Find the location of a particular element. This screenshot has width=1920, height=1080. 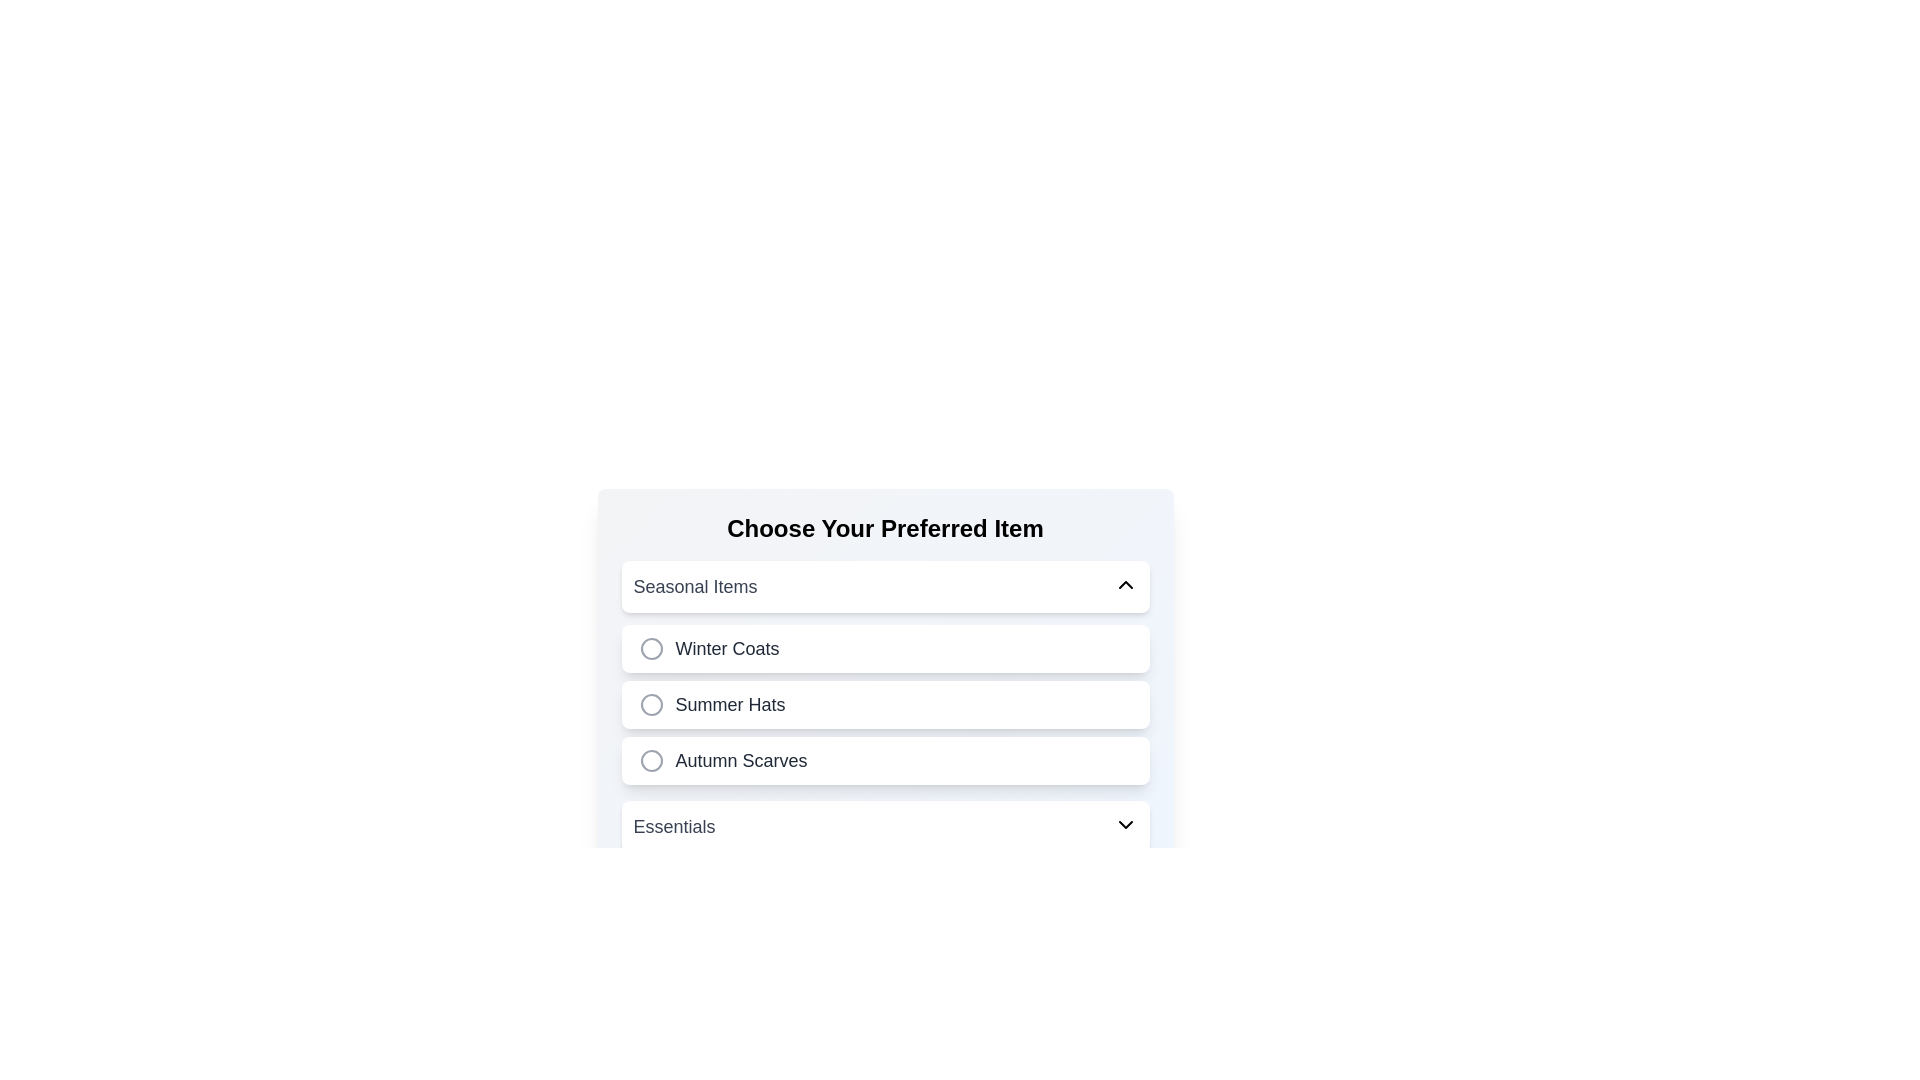

the unselected radio button with a gray border to the left of the text 'Autumn Scarves' in the 'Choose Your Preferred Item' dropdown menu is located at coordinates (651, 760).